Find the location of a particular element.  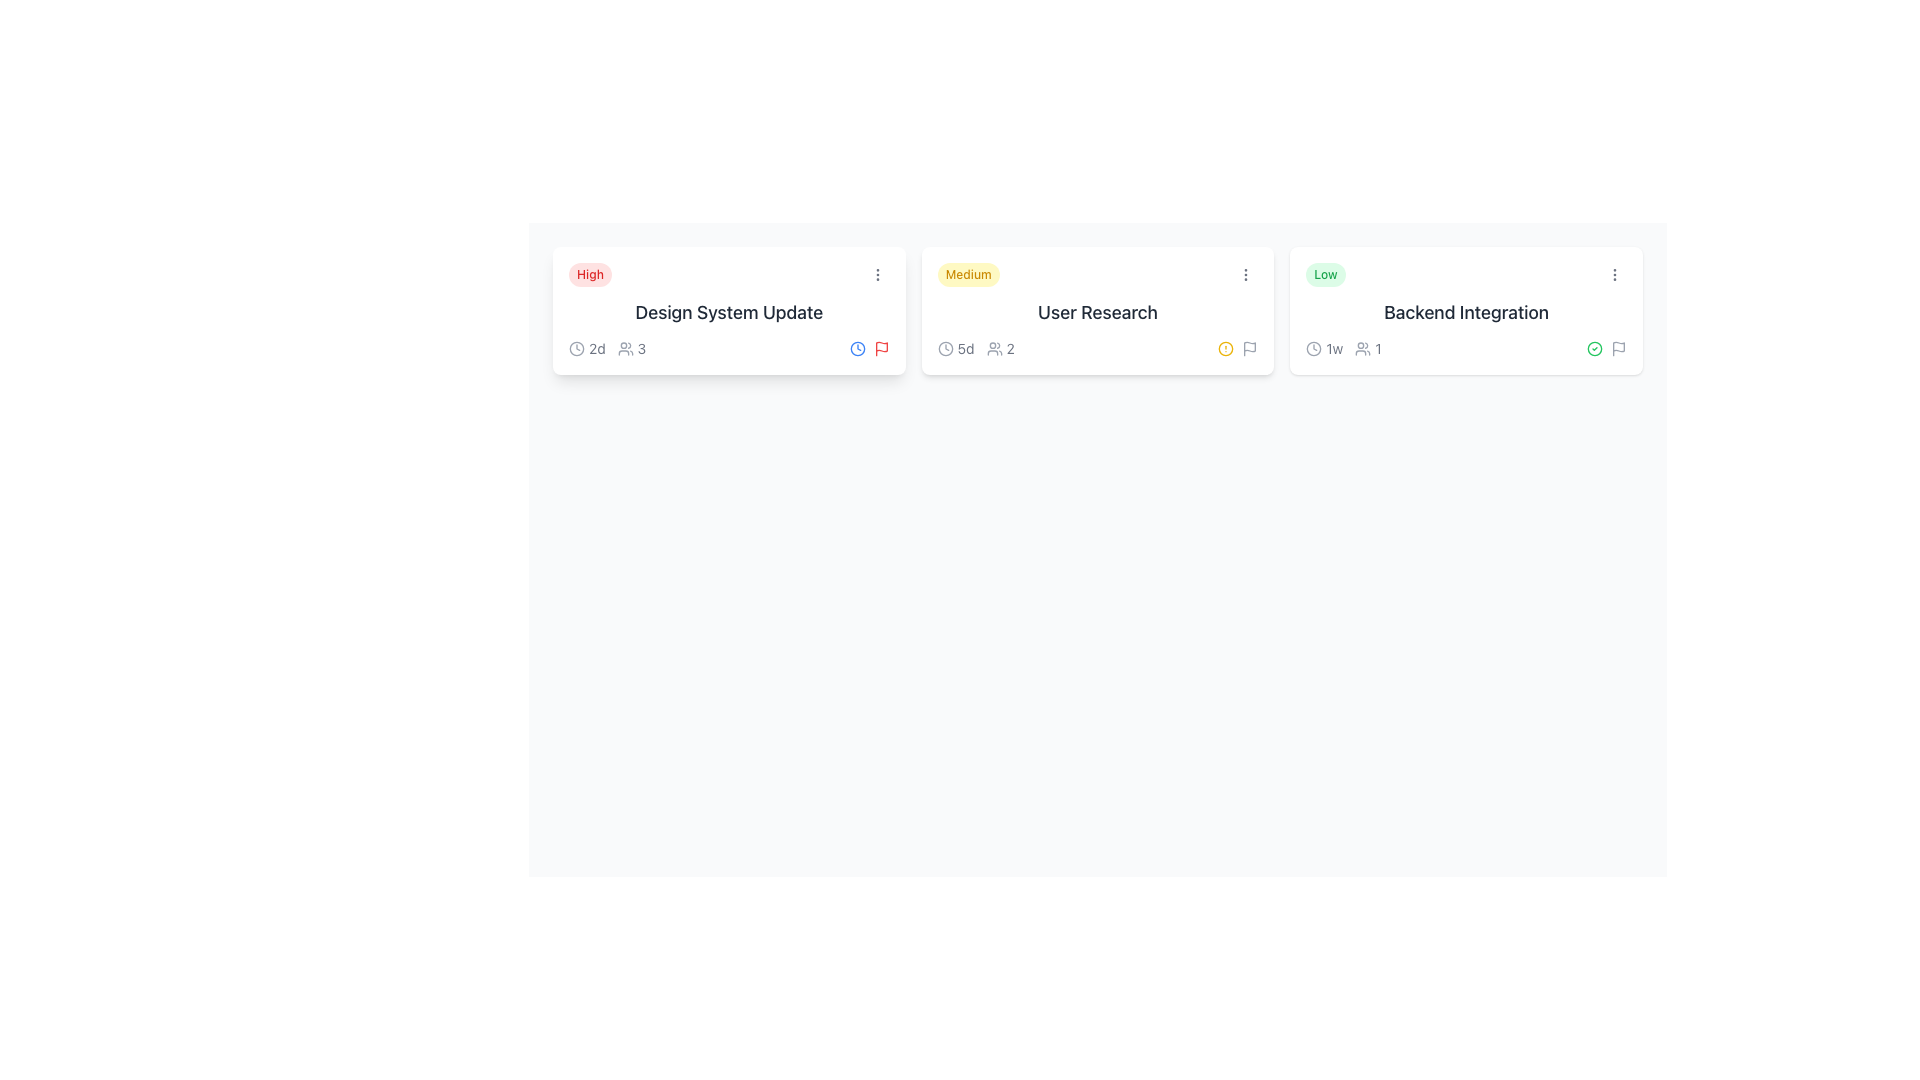

the clock icon with the text '1w' located at the top-right corner of the 'Backend Integration' card is located at coordinates (1324, 347).